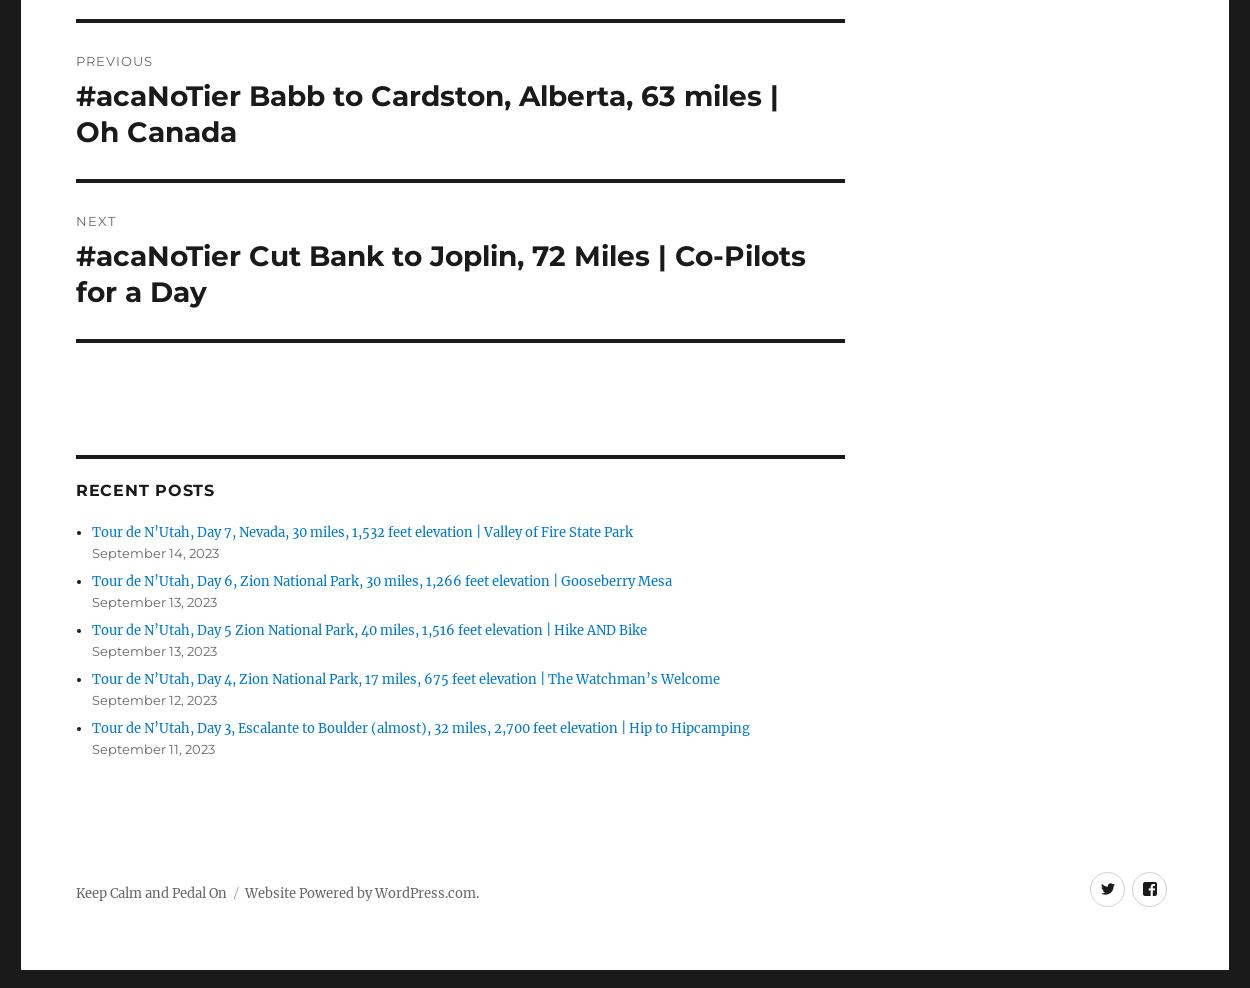 The height and width of the screenshot is (988, 1250). Describe the element at coordinates (382, 581) in the screenshot. I see `'Tour de N’Utah, Day 6, Zion National Park, 30 miles, 1,266 feet elevation | Gooseberry Mesa'` at that location.